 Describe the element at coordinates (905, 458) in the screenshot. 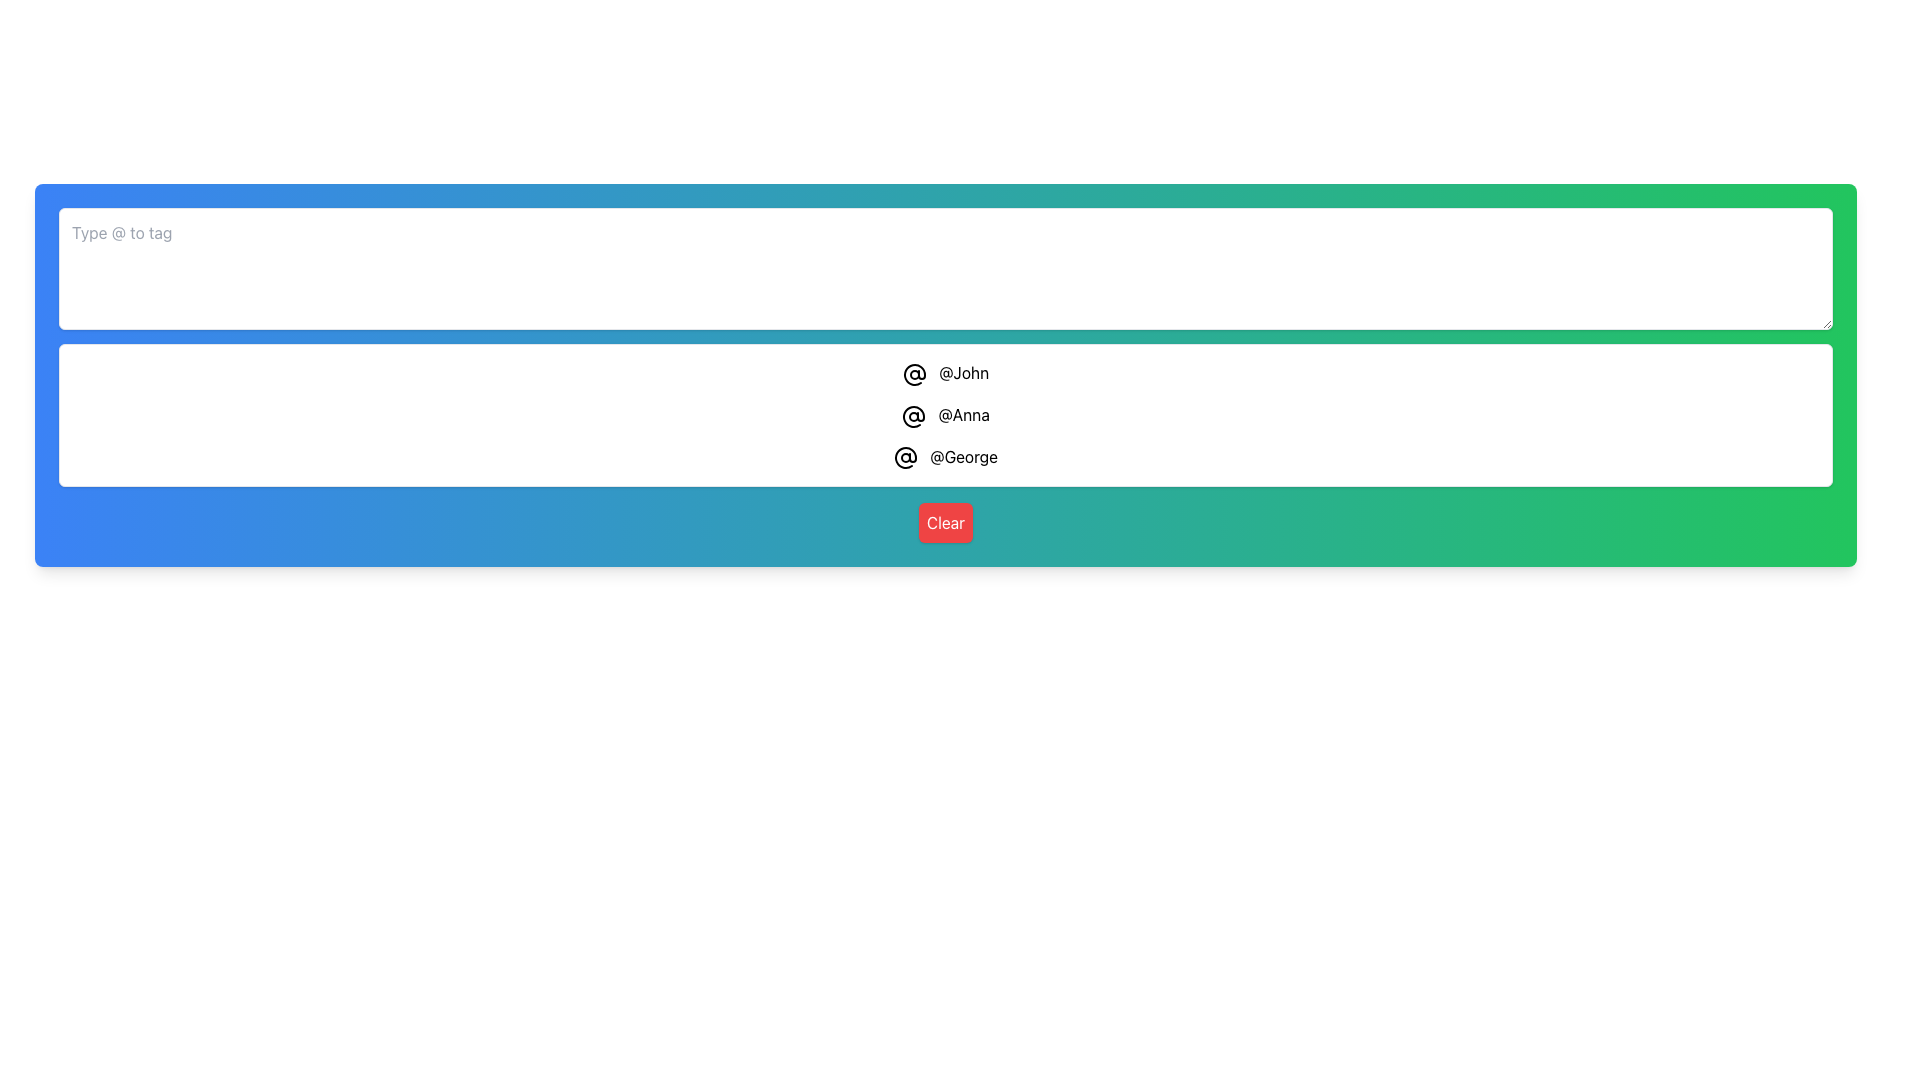

I see `the '@' icon within the suggestion drop-down that is styled with a circular enclosure and is the first icon to the left of the '@George' label` at that location.